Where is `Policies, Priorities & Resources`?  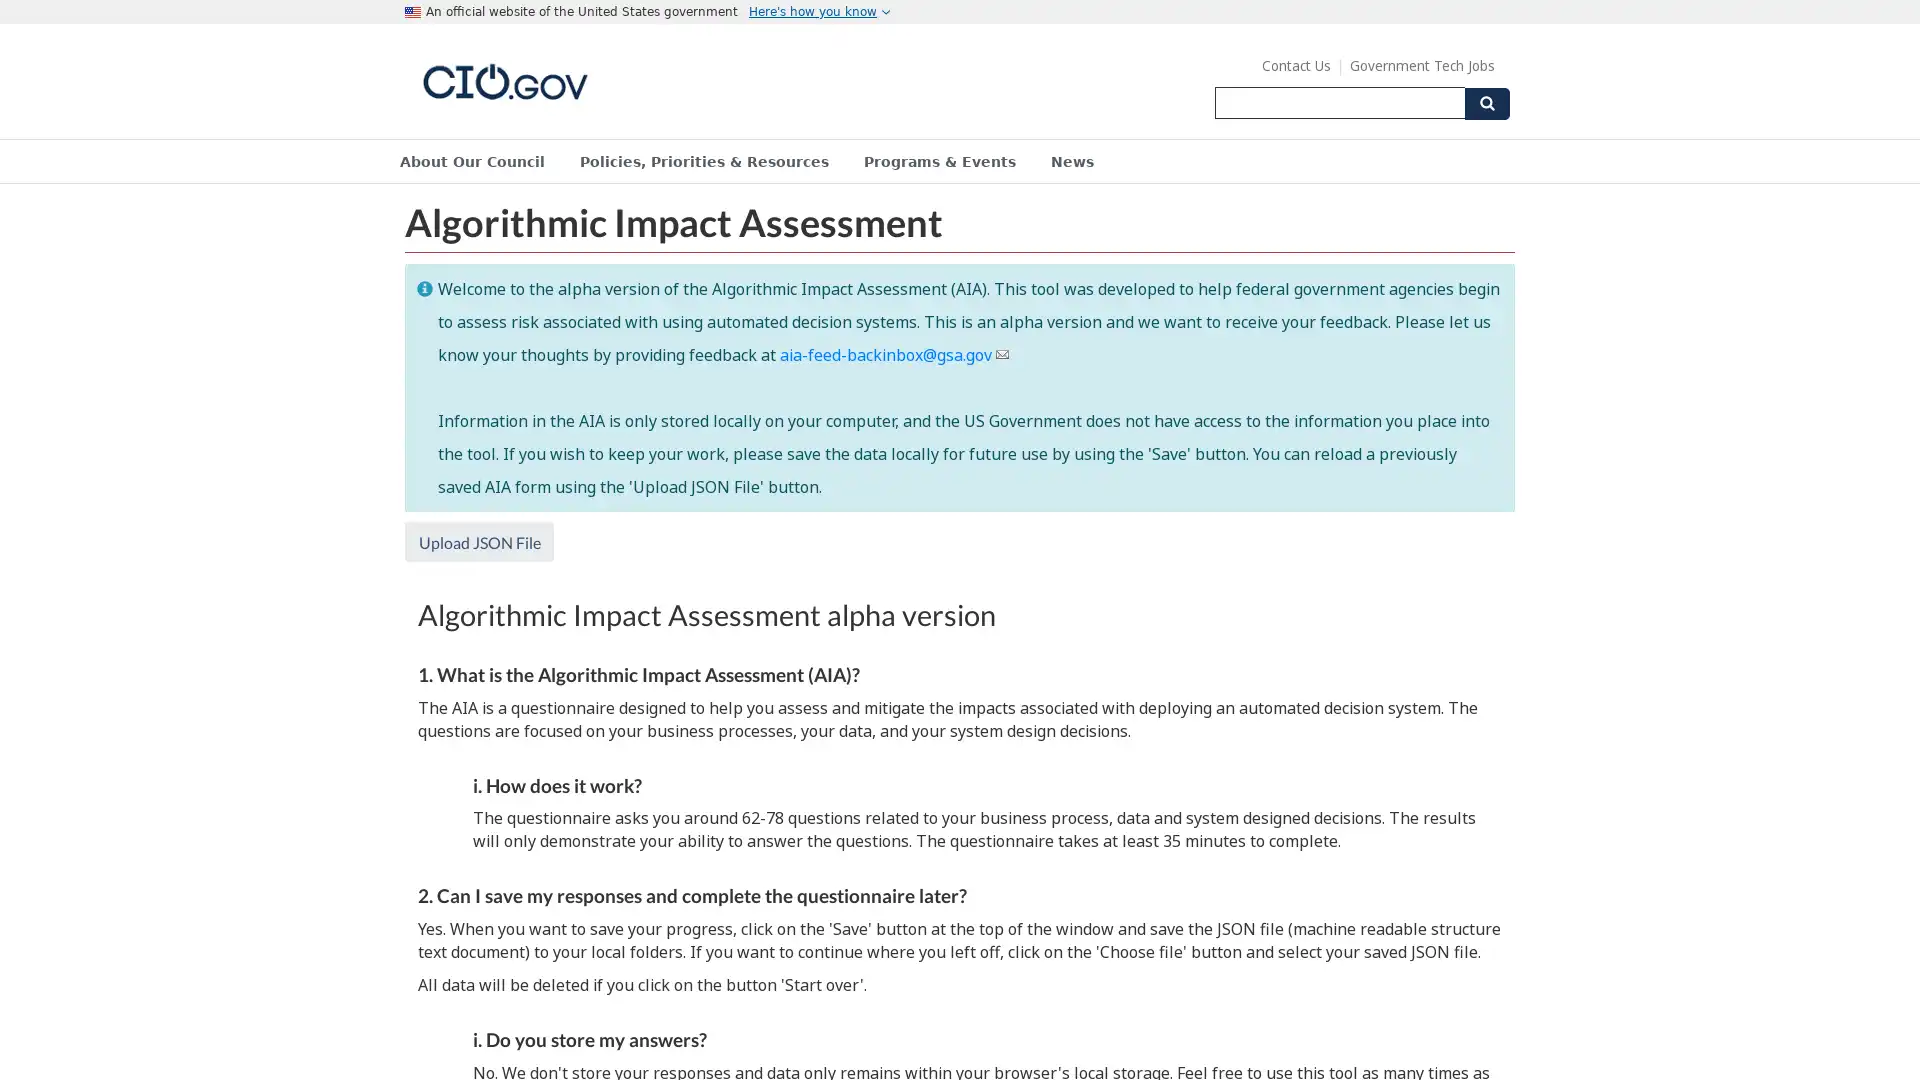 Policies, Priorities & Resources is located at coordinates (688, 160).